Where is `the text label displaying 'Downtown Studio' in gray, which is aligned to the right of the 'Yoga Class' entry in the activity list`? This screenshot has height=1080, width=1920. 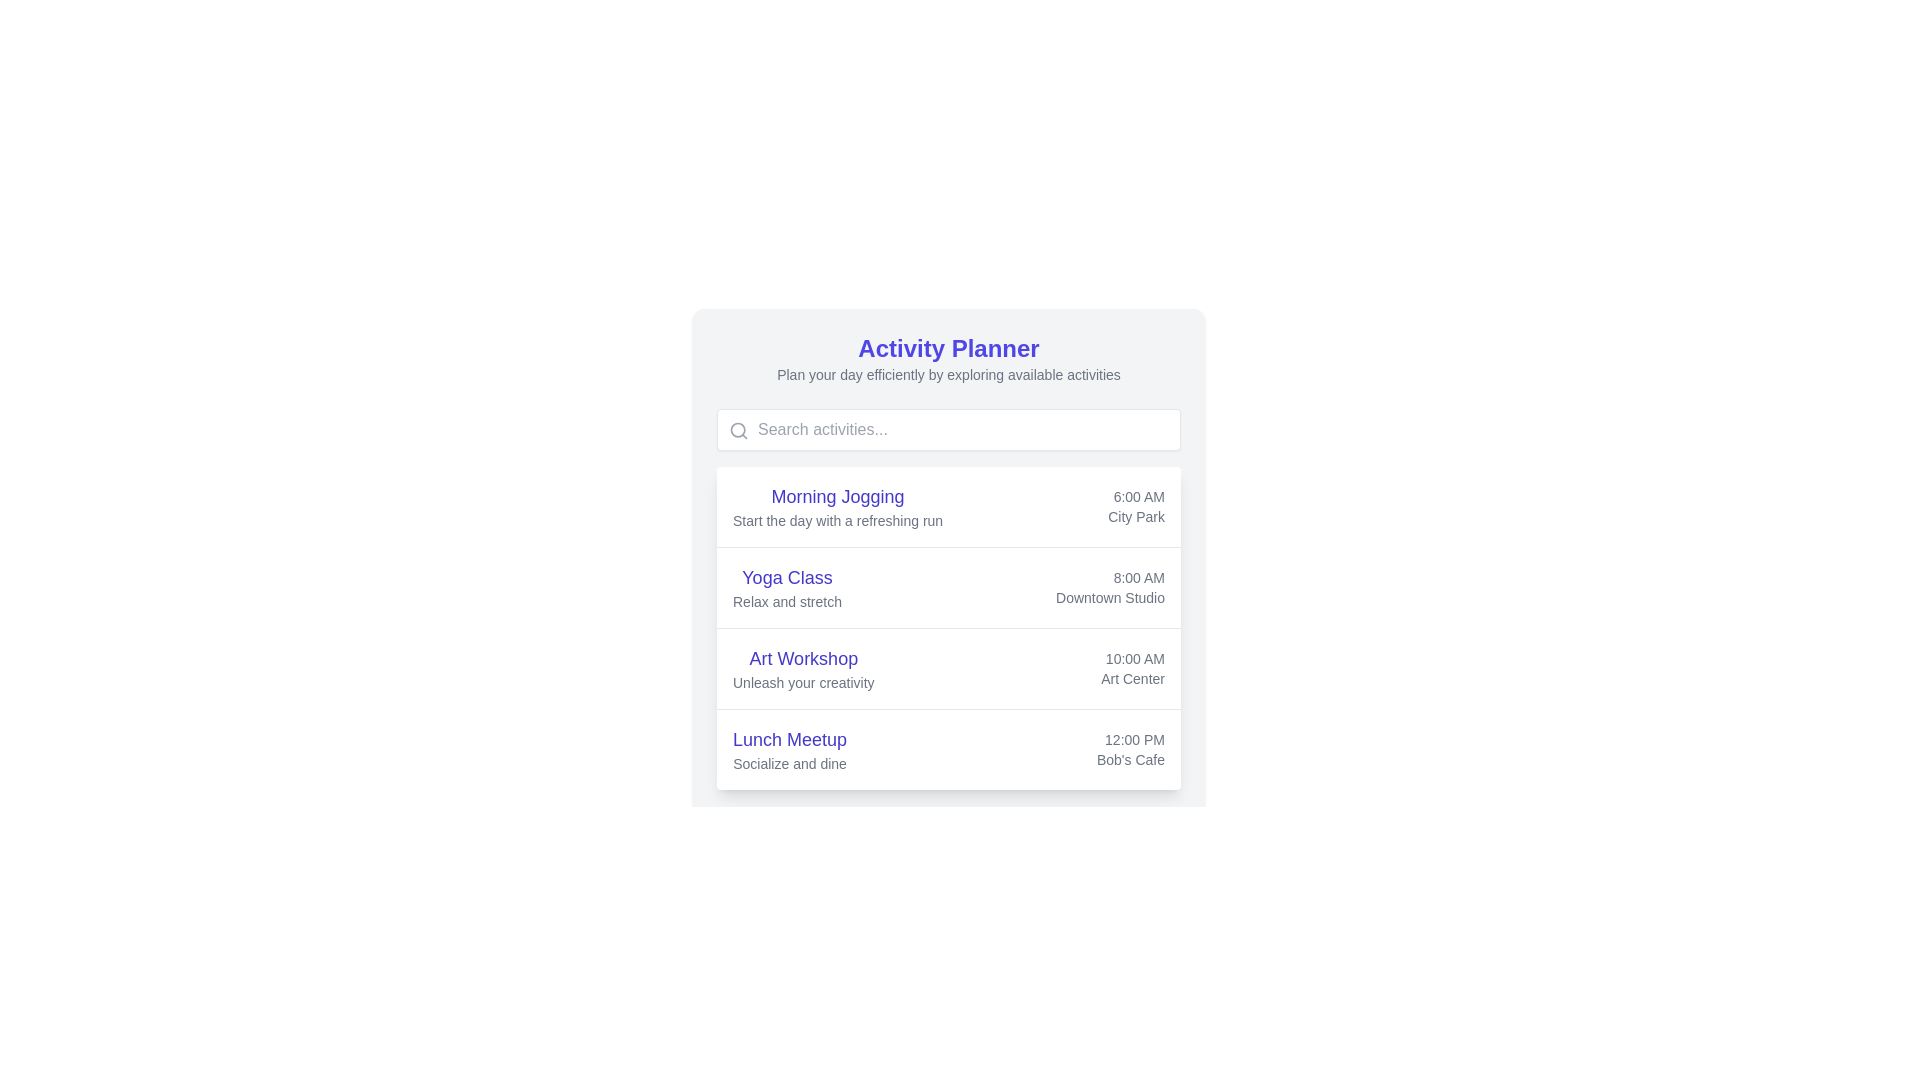
the text label displaying 'Downtown Studio' in gray, which is aligned to the right of the 'Yoga Class' entry in the activity list is located at coordinates (1109, 596).